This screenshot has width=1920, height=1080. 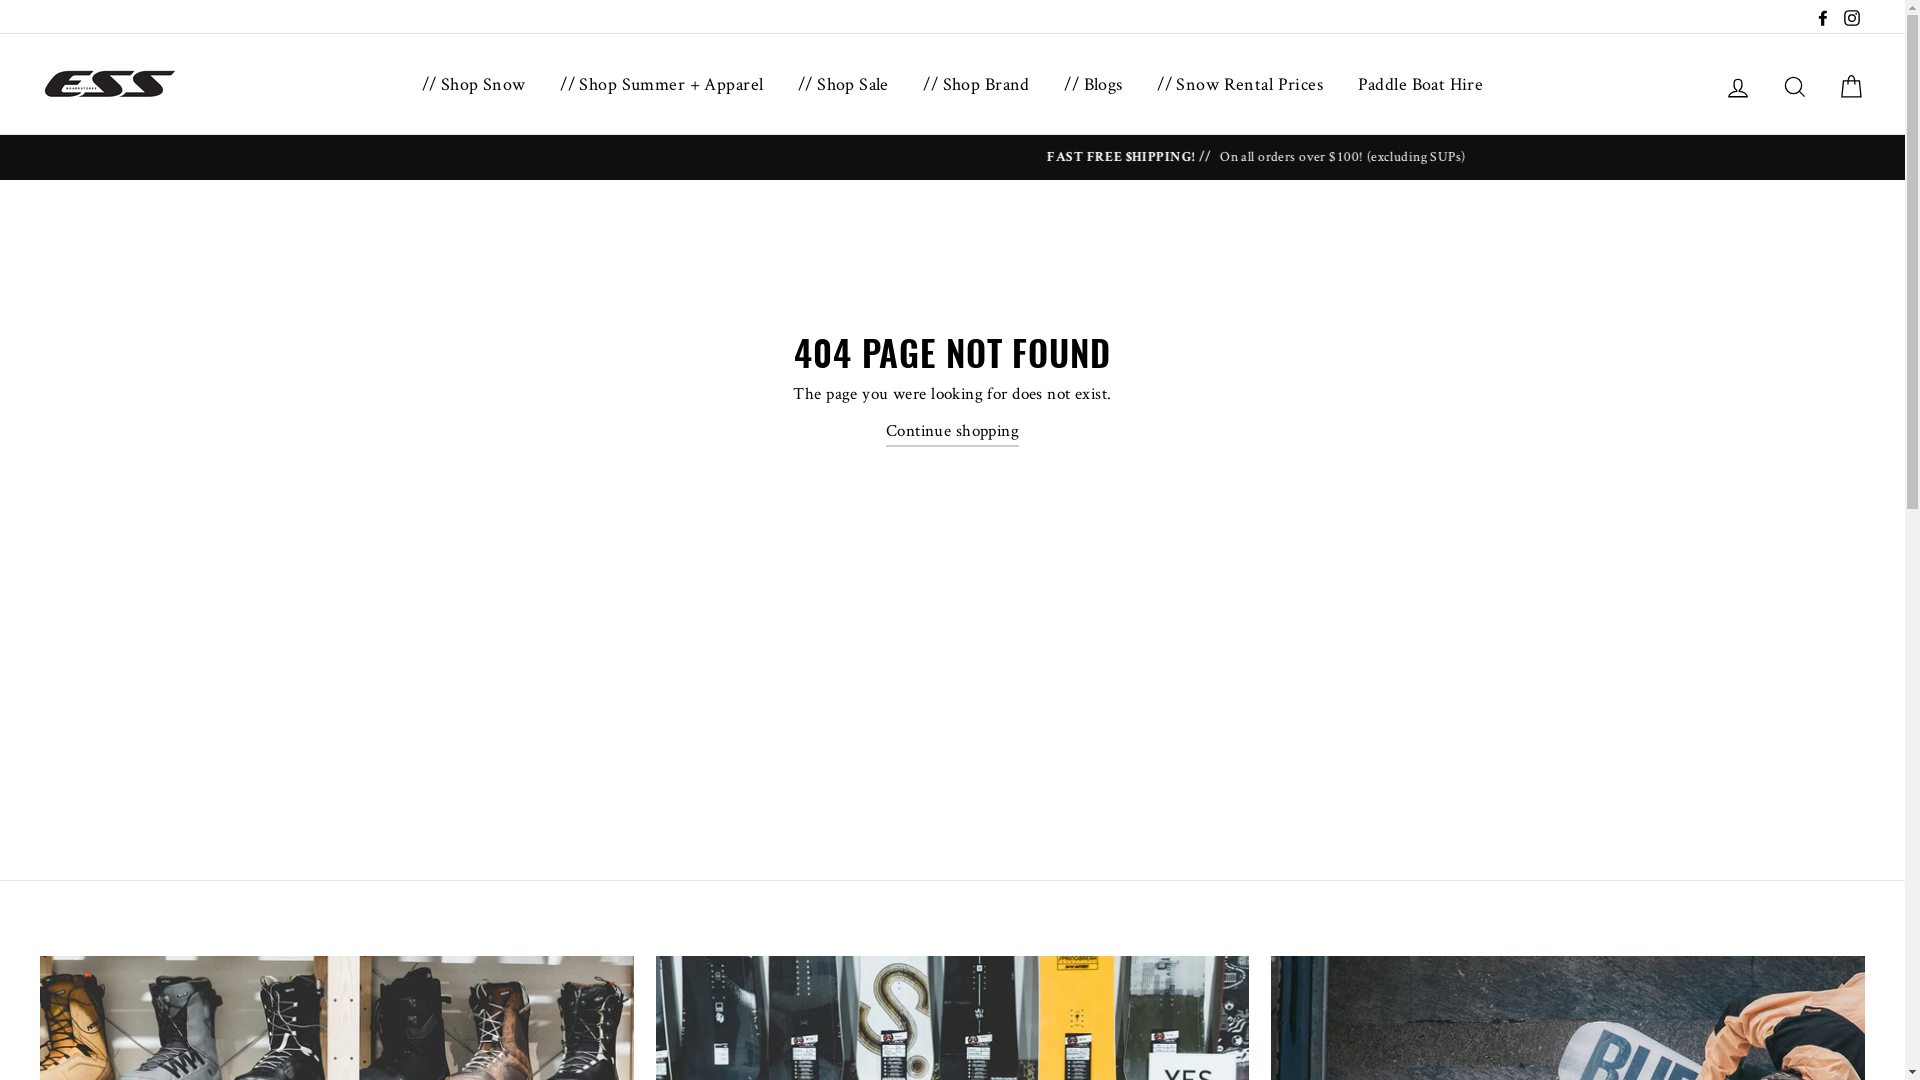 I want to click on '// Shop Brand', so click(x=976, y=83).